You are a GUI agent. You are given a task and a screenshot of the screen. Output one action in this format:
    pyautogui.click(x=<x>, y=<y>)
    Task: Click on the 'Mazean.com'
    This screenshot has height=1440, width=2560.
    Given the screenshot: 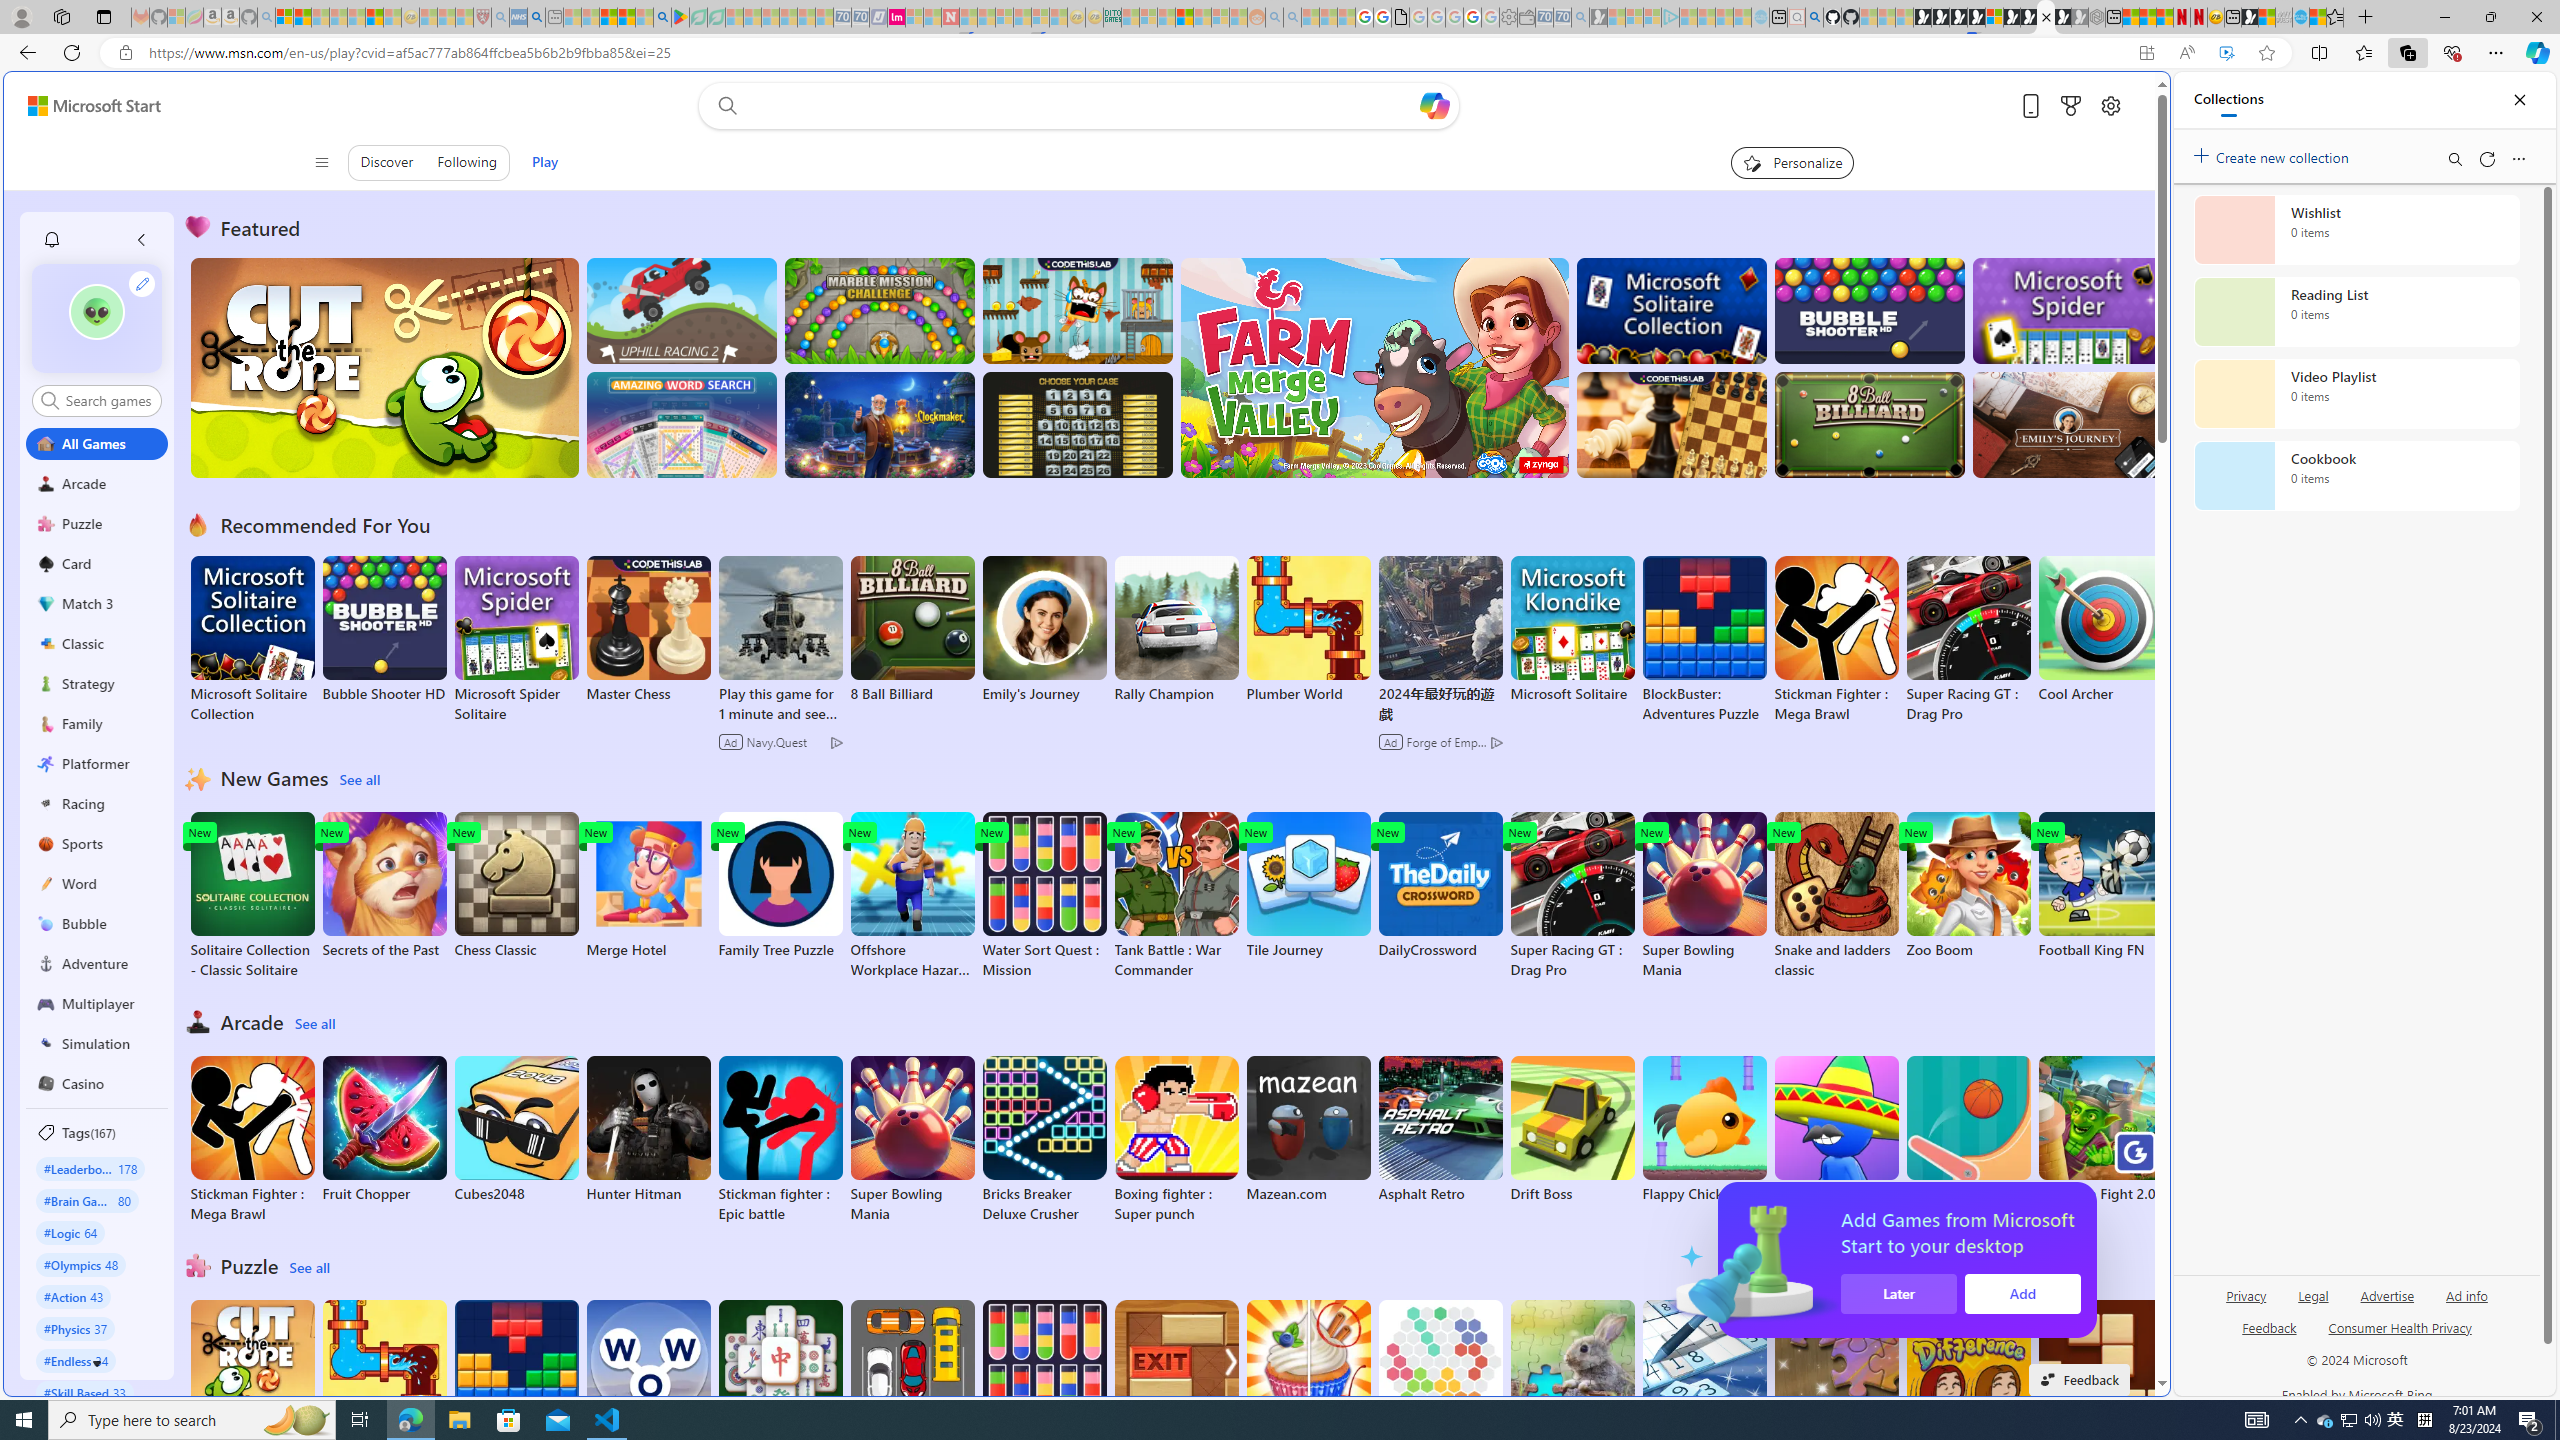 What is the action you would take?
    pyautogui.click(x=1308, y=1129)
    